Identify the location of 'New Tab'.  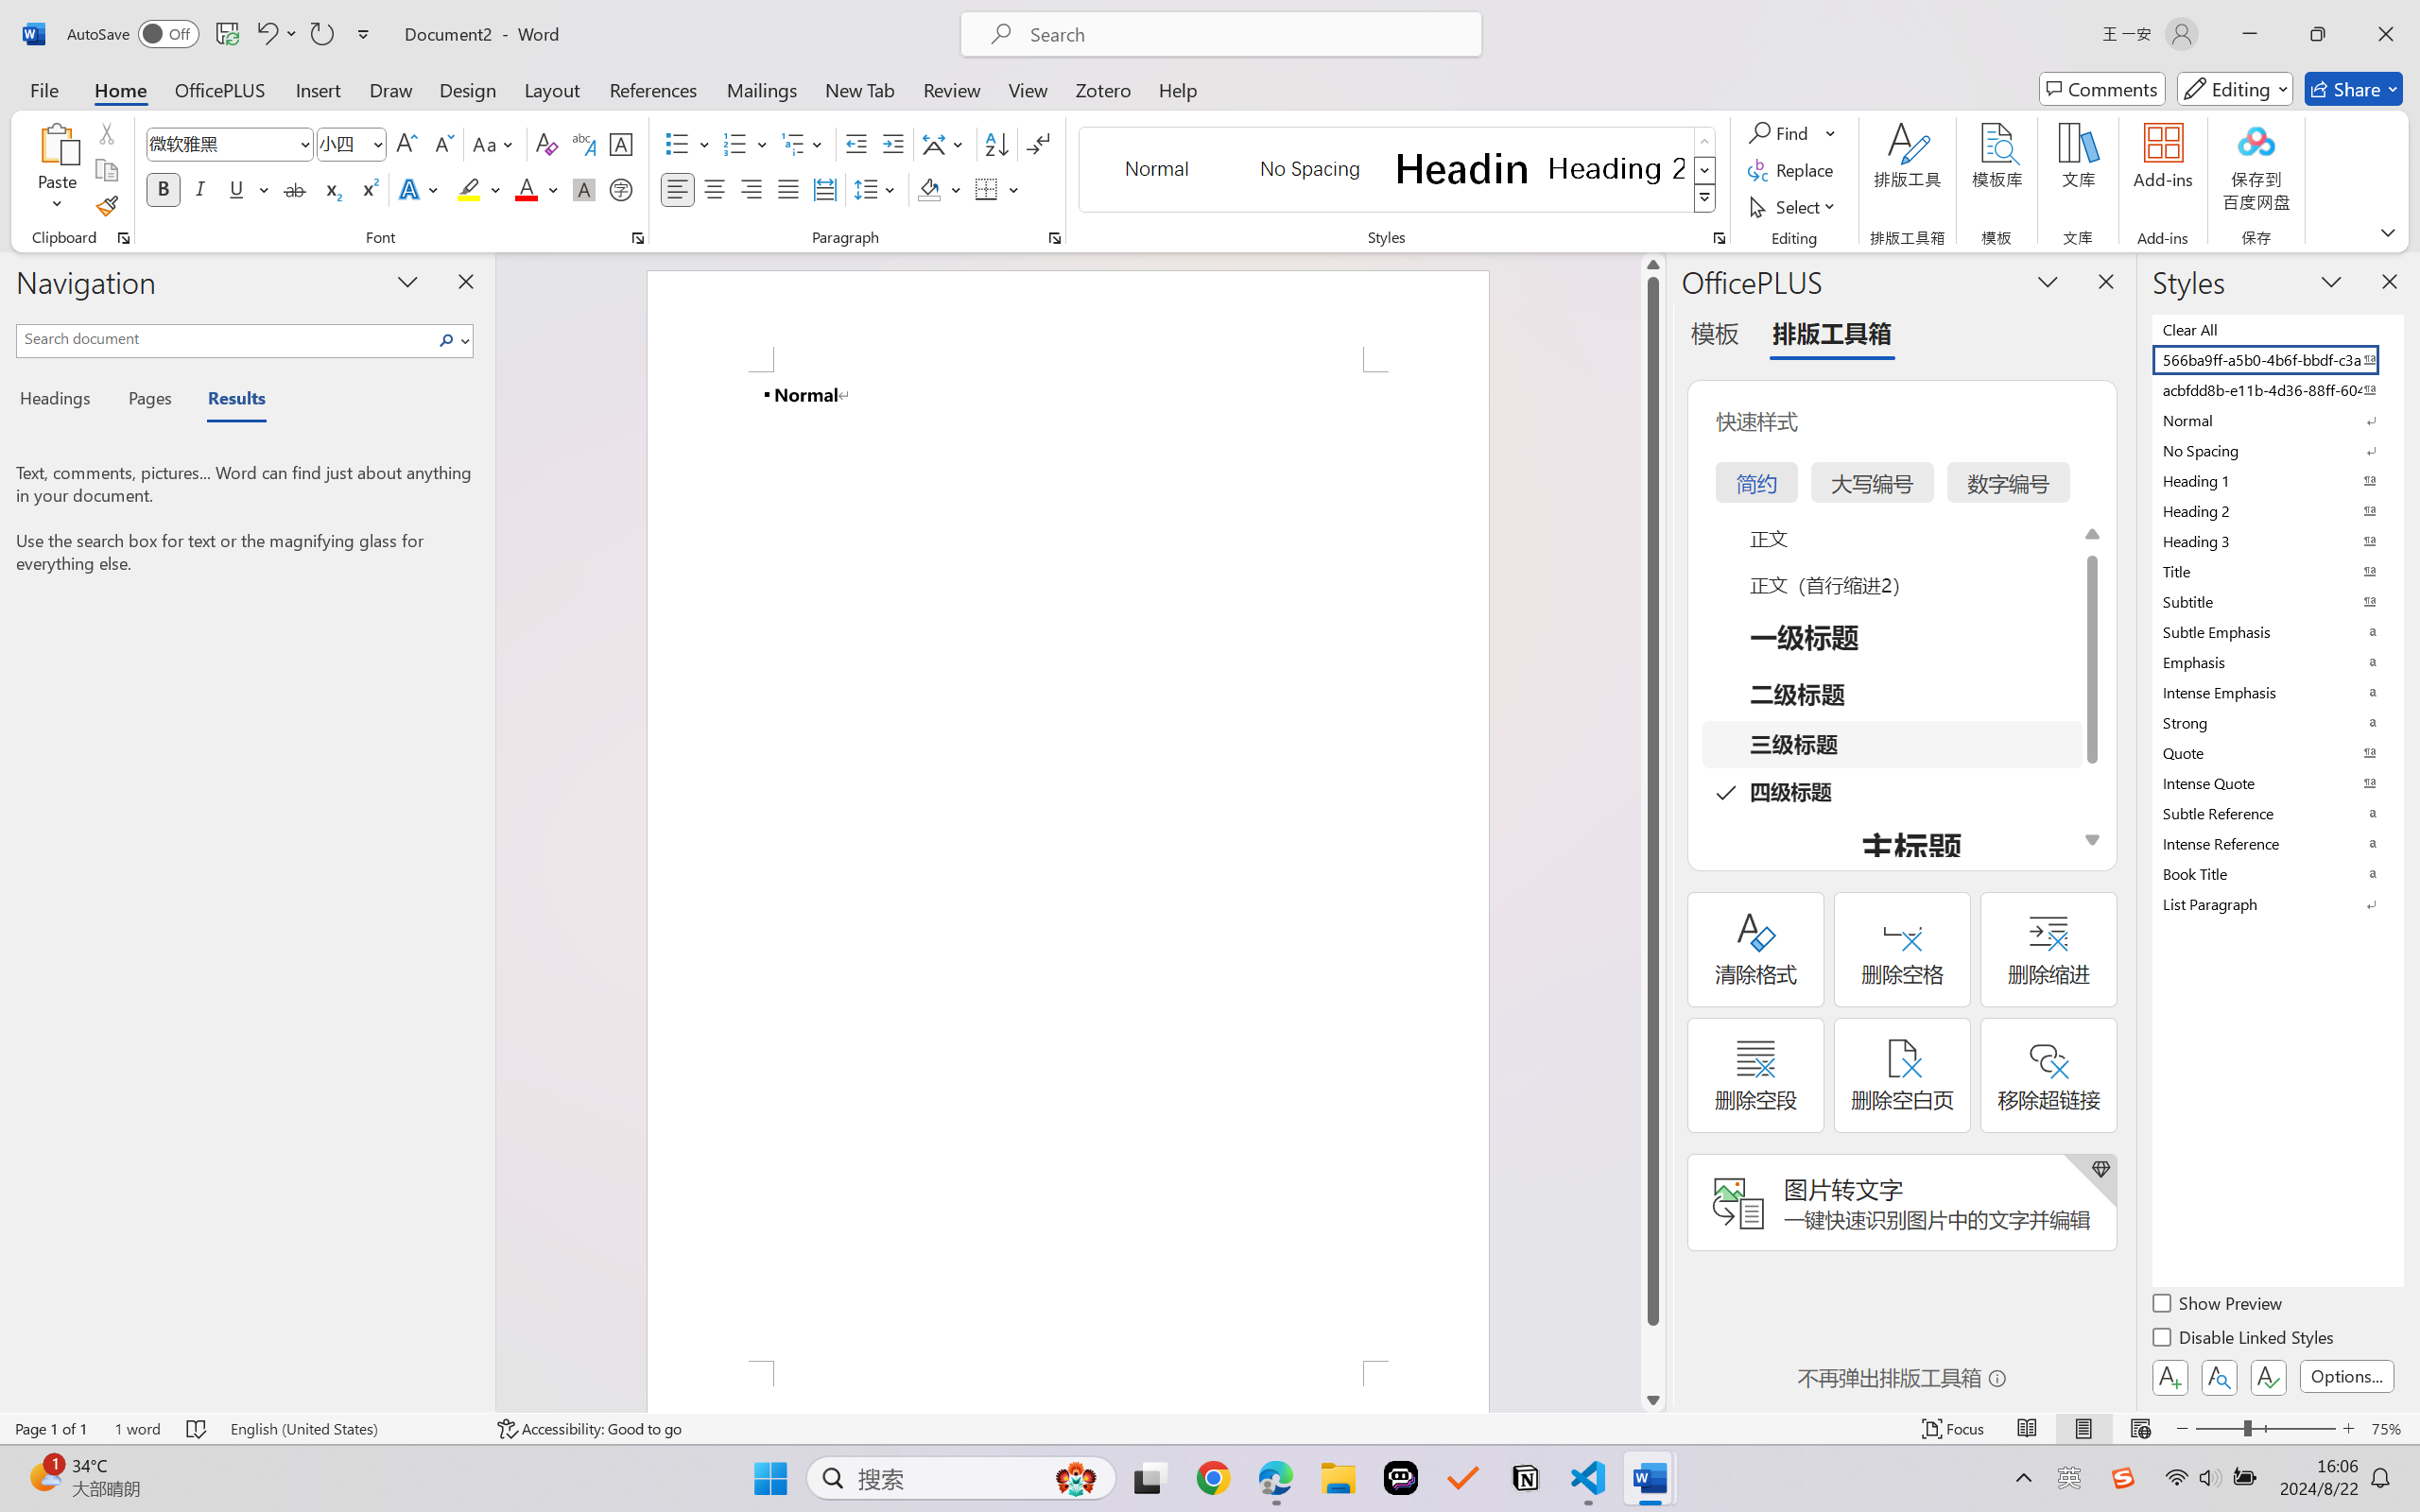
(859, 88).